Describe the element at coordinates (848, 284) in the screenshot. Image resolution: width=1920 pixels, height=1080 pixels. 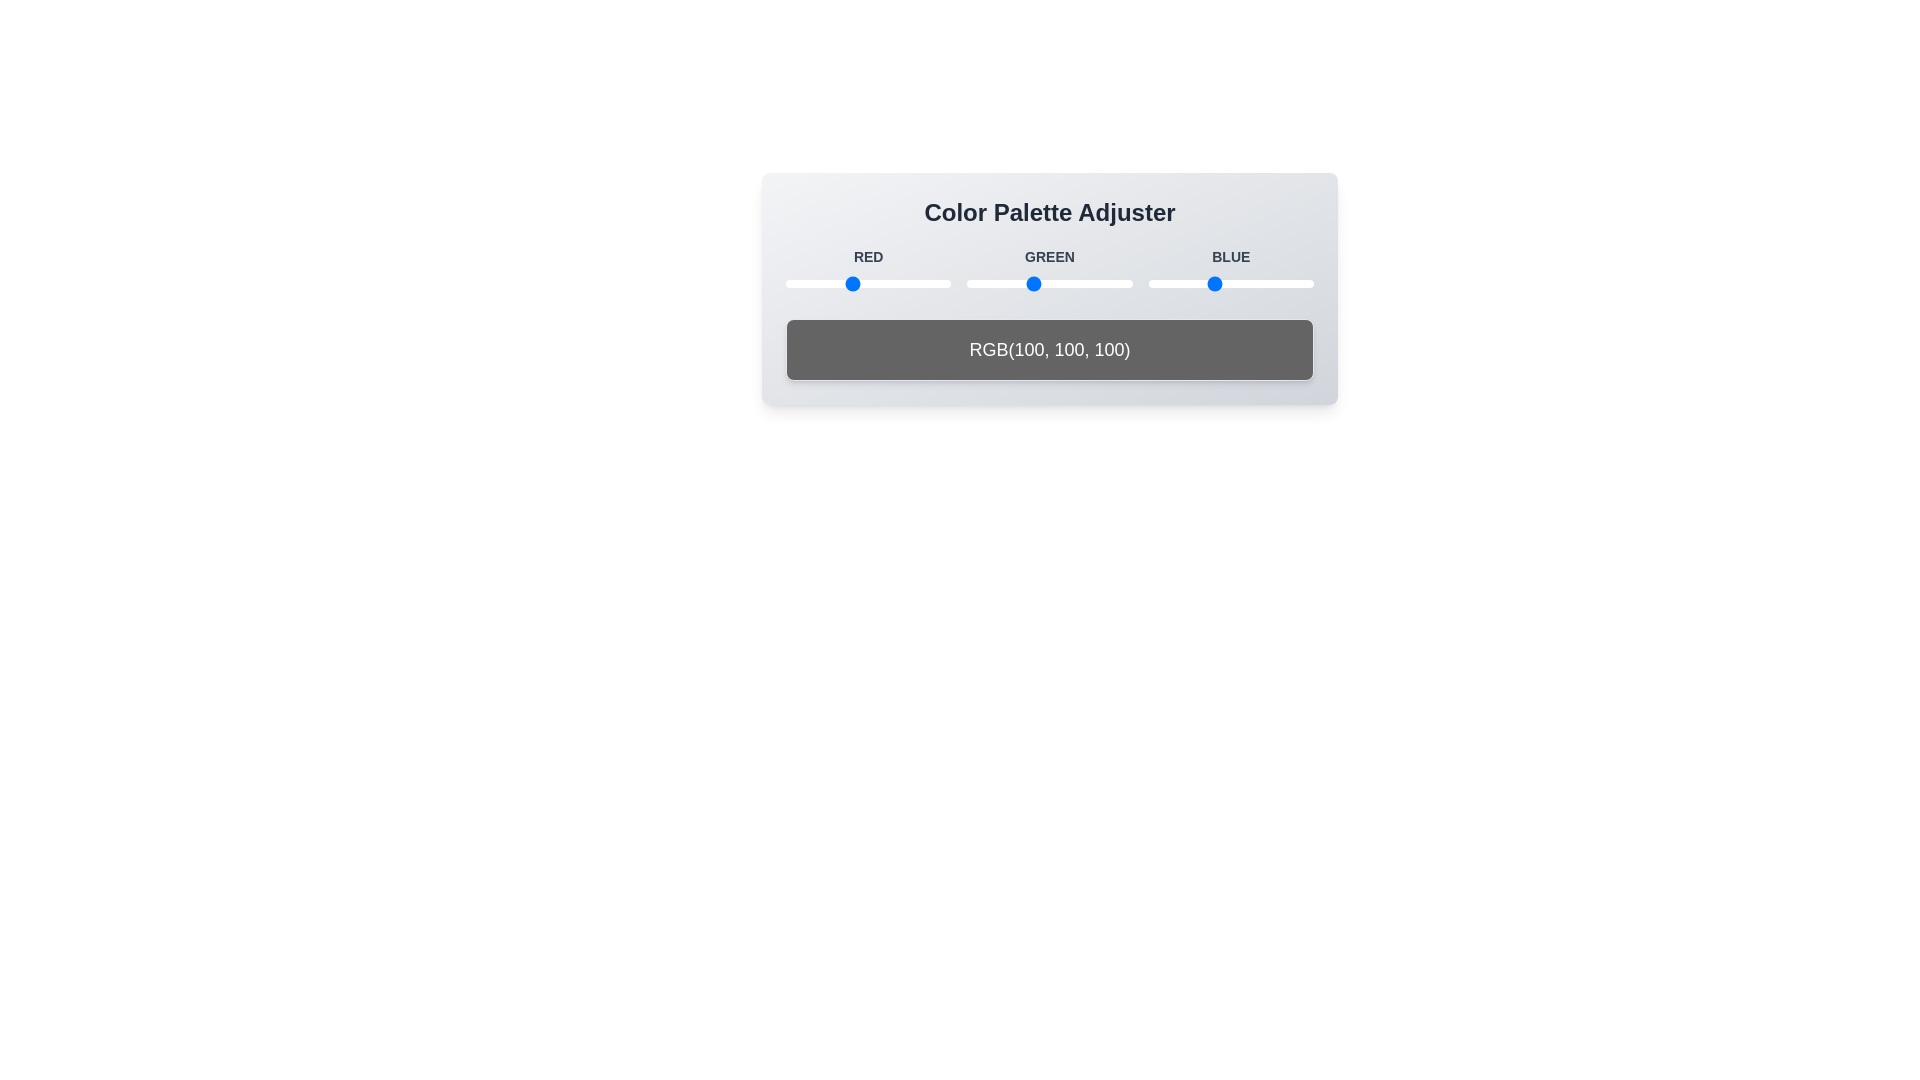
I see `the 1 slider to 97` at that location.